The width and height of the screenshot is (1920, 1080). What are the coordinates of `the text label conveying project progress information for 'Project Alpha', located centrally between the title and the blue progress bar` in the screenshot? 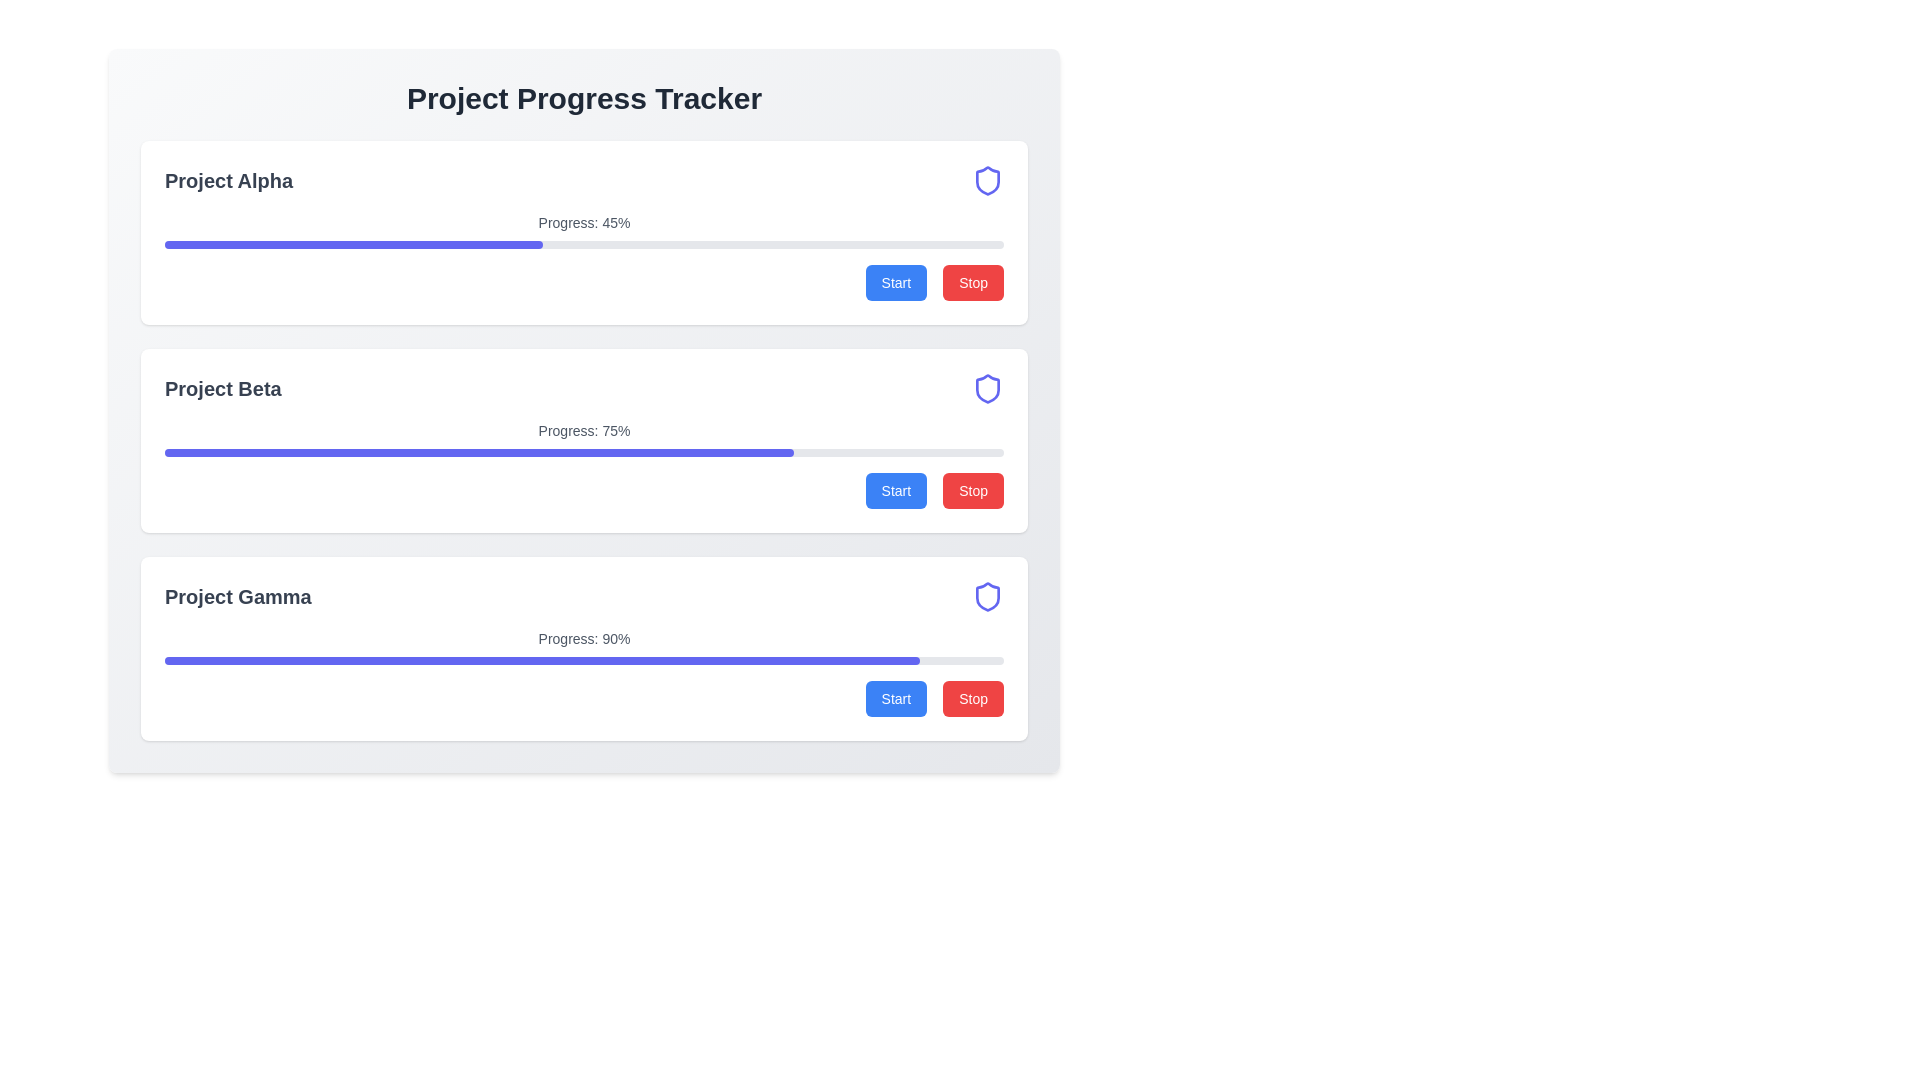 It's located at (583, 223).